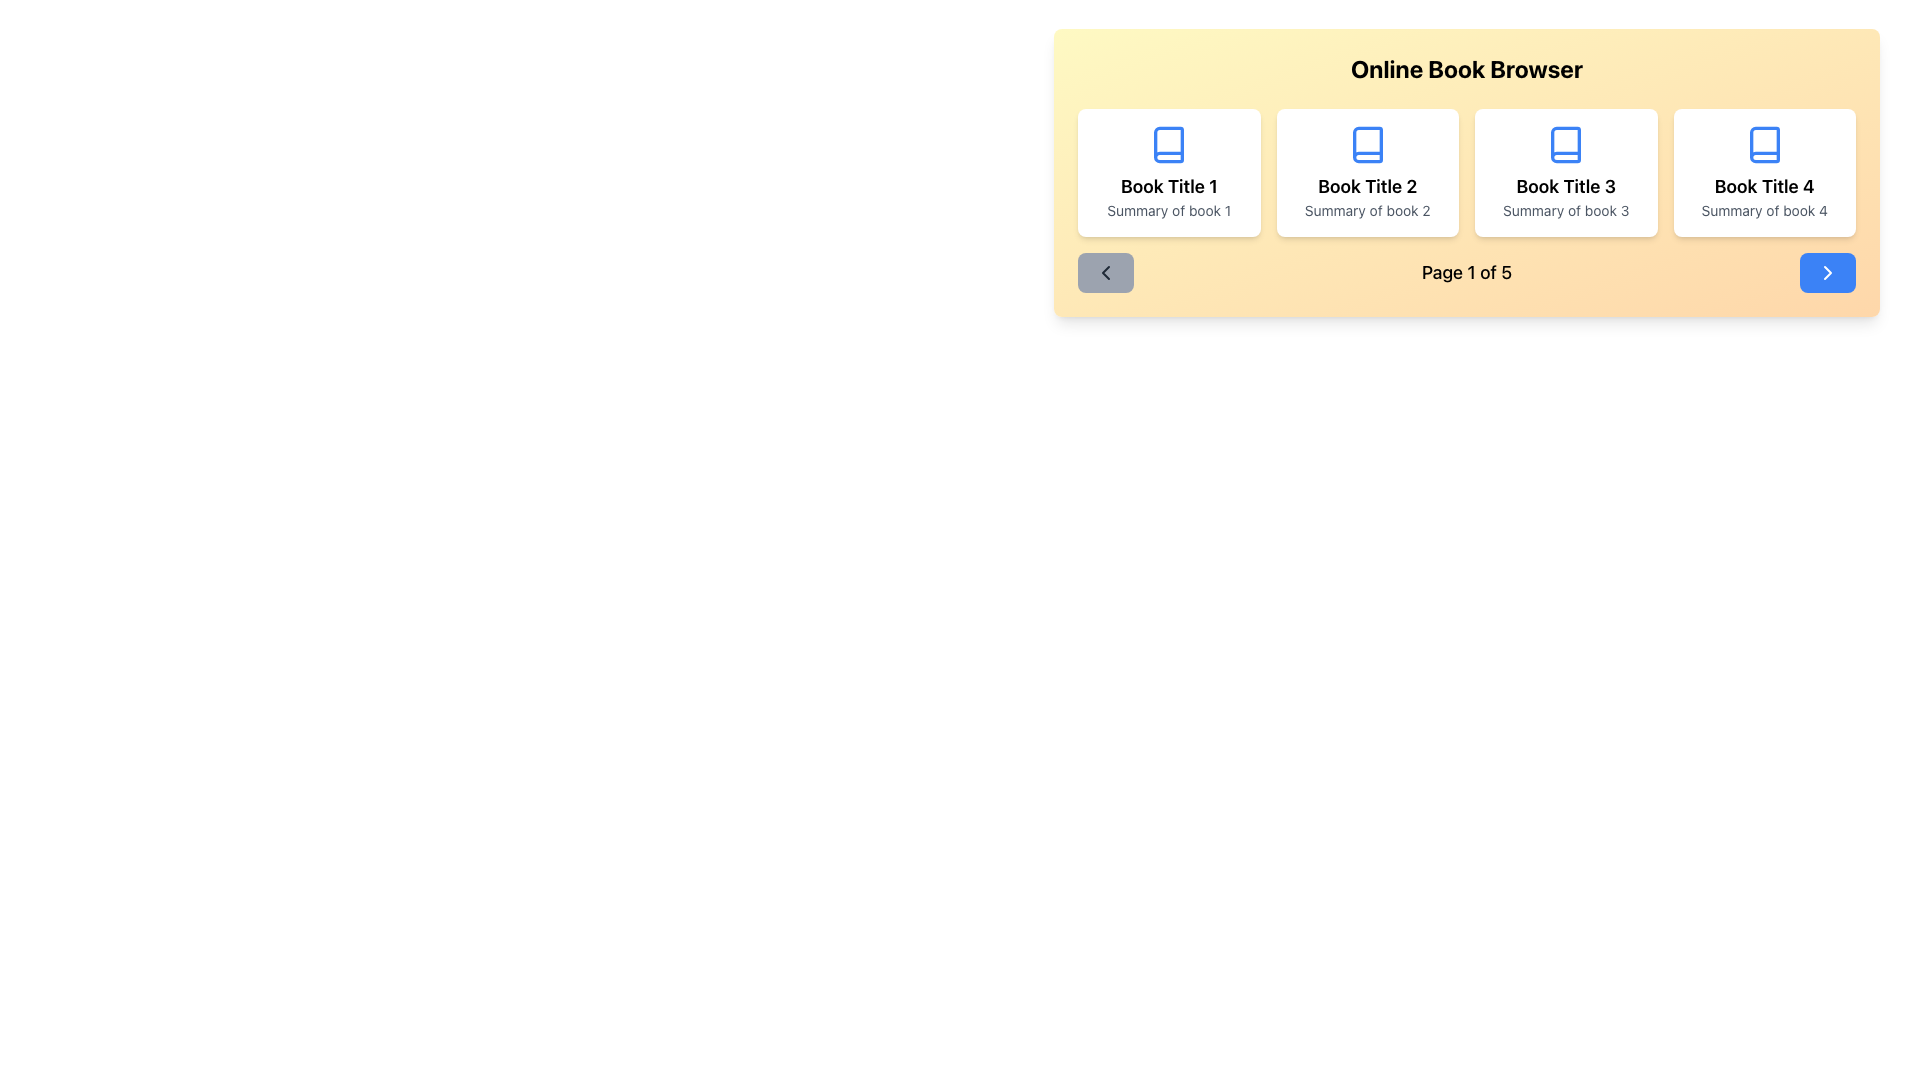 The width and height of the screenshot is (1920, 1080). What do you see at coordinates (1104, 273) in the screenshot?
I see `the backward navigation SVG icon located inside the button at the bottom-left corner of the interface, next to the 'Book Title 1' card` at bounding box center [1104, 273].